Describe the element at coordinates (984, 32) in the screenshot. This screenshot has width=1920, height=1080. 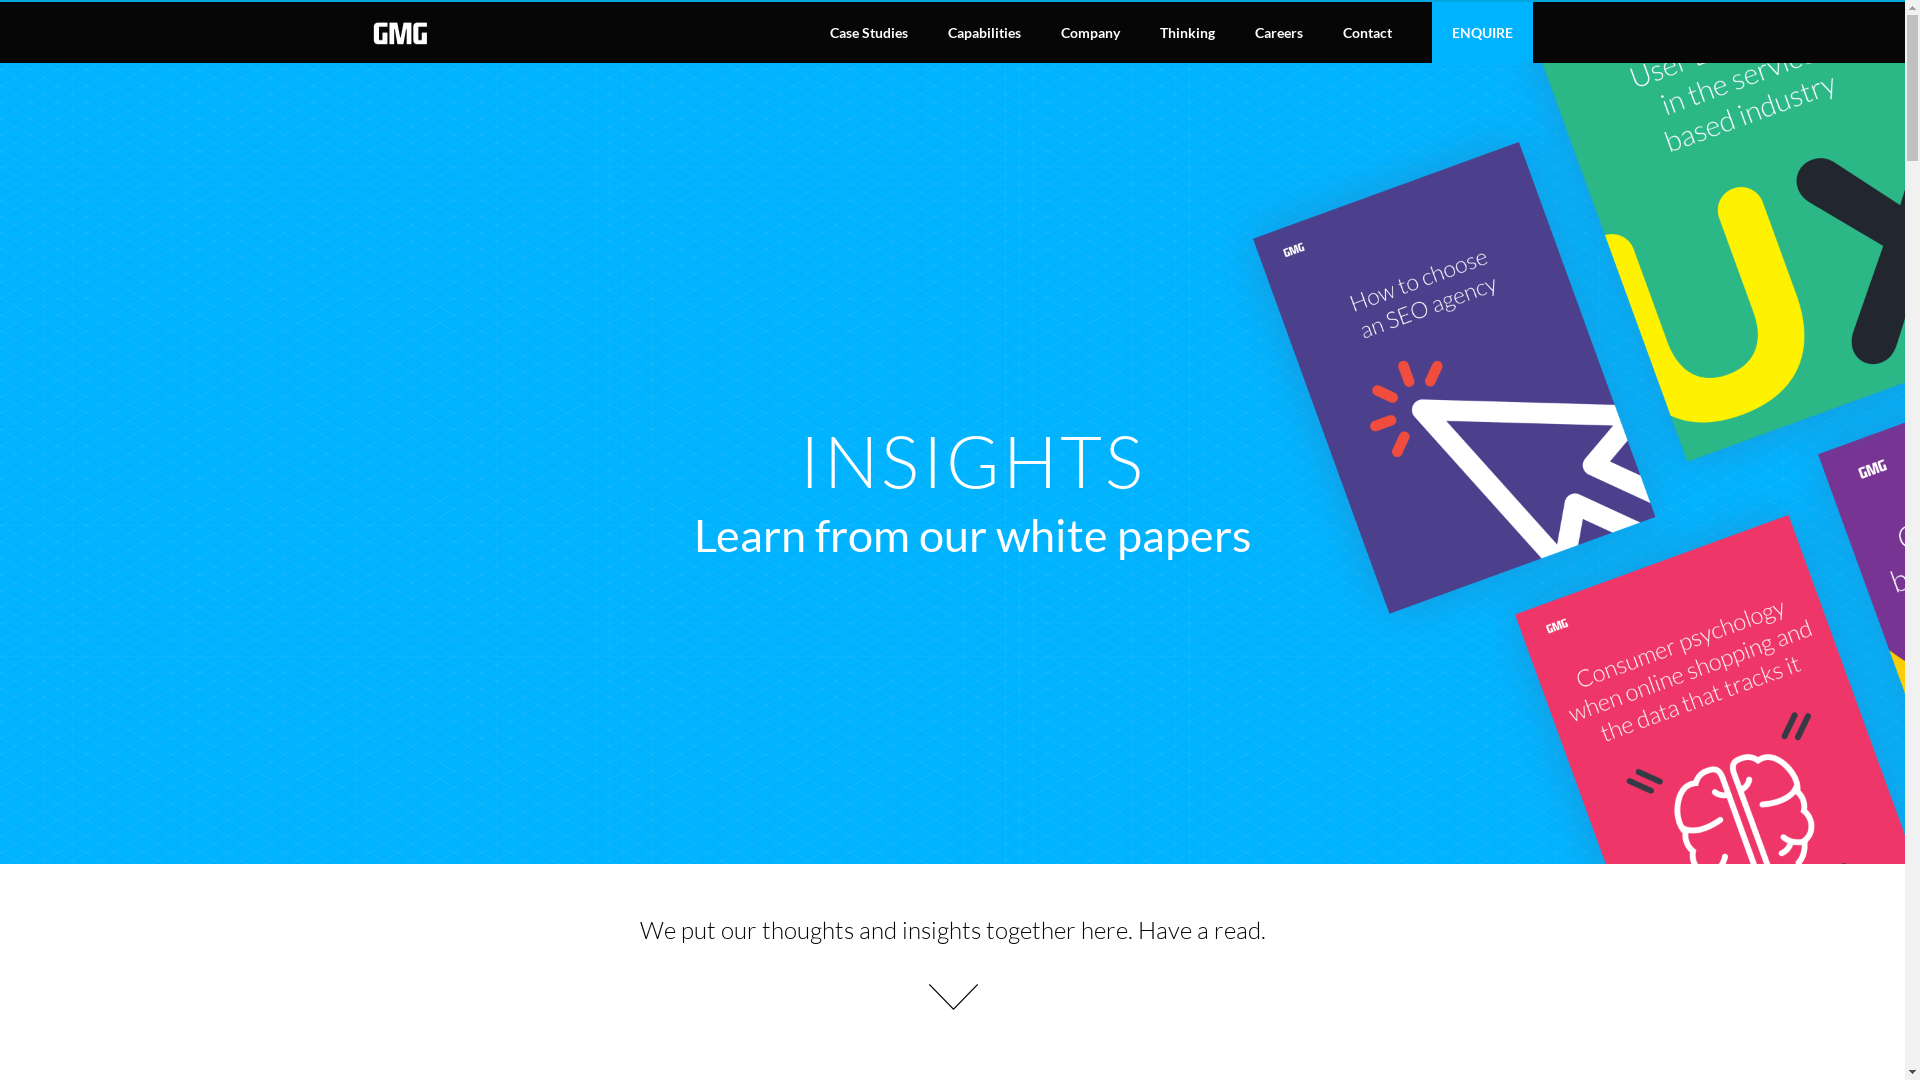
I see `'Capabilities'` at that location.